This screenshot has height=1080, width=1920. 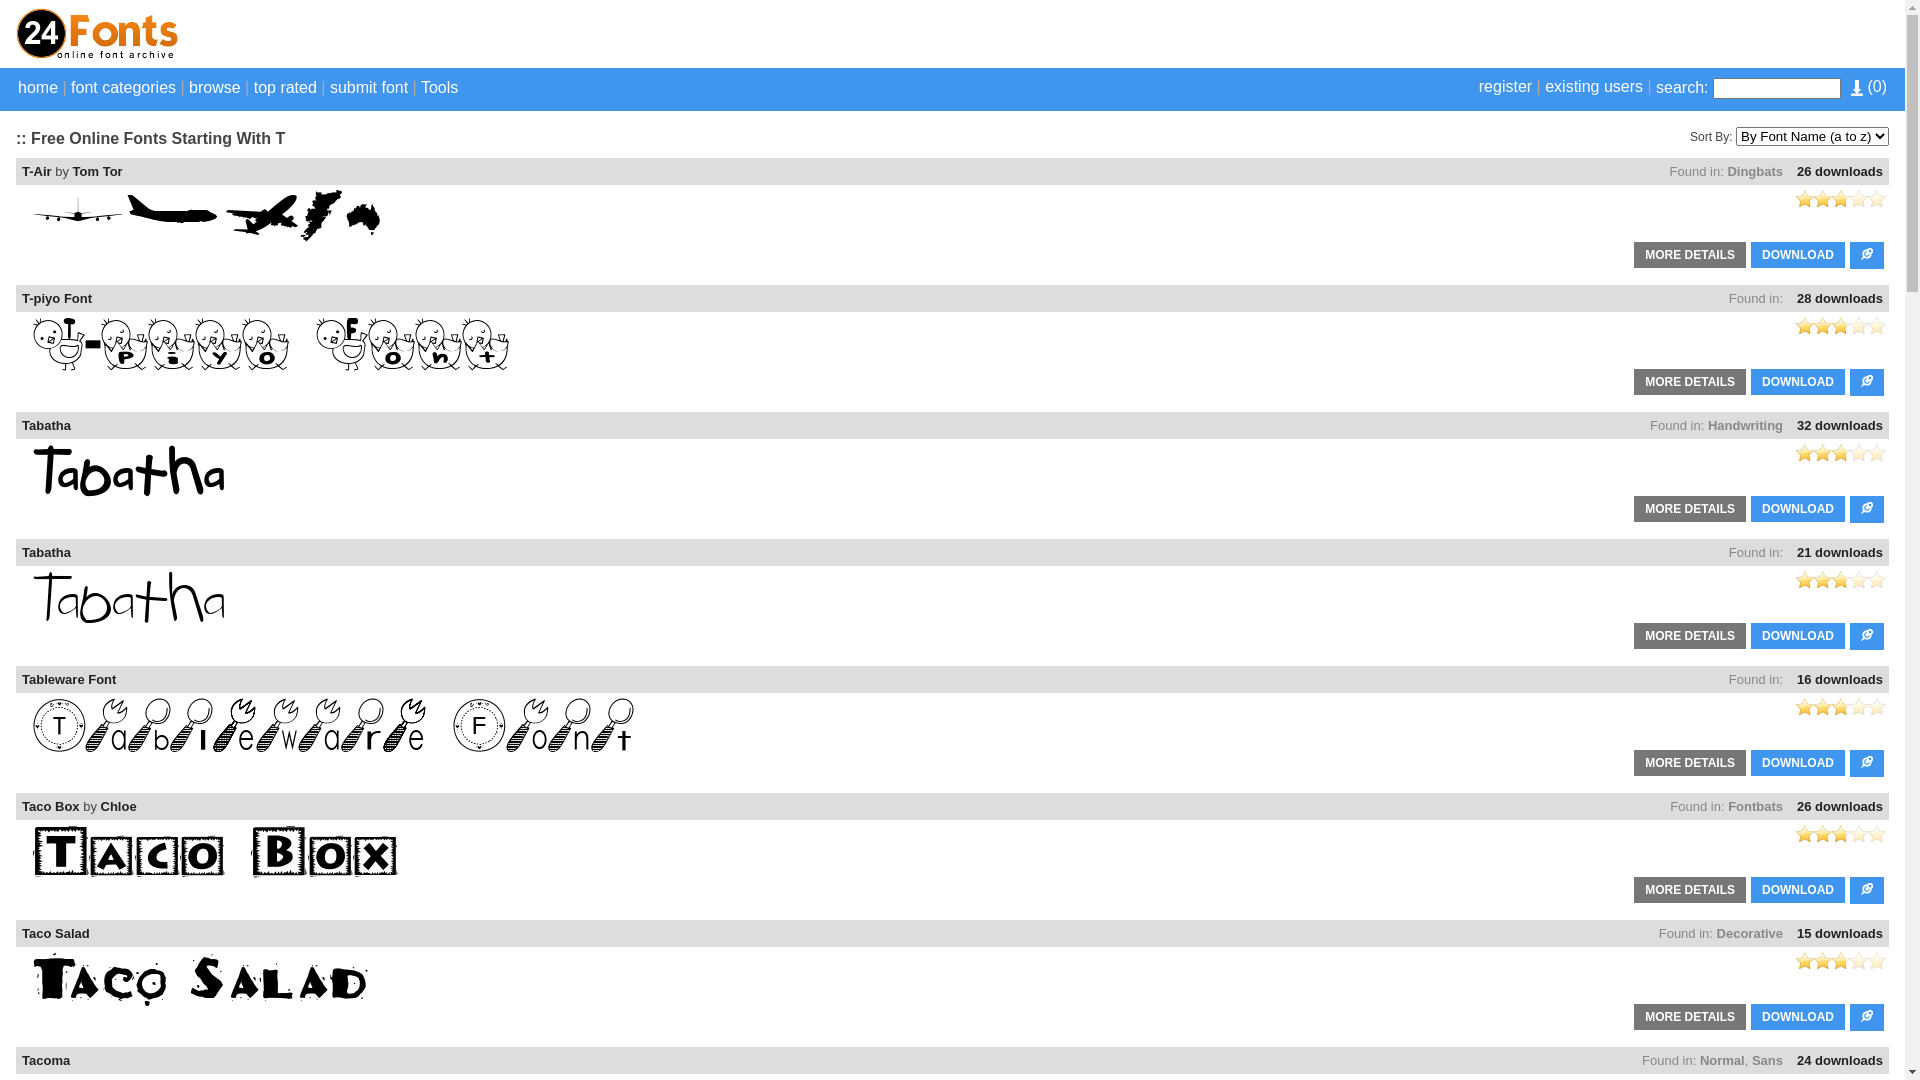 I want to click on 'DOWNLOAD', so click(x=1798, y=253).